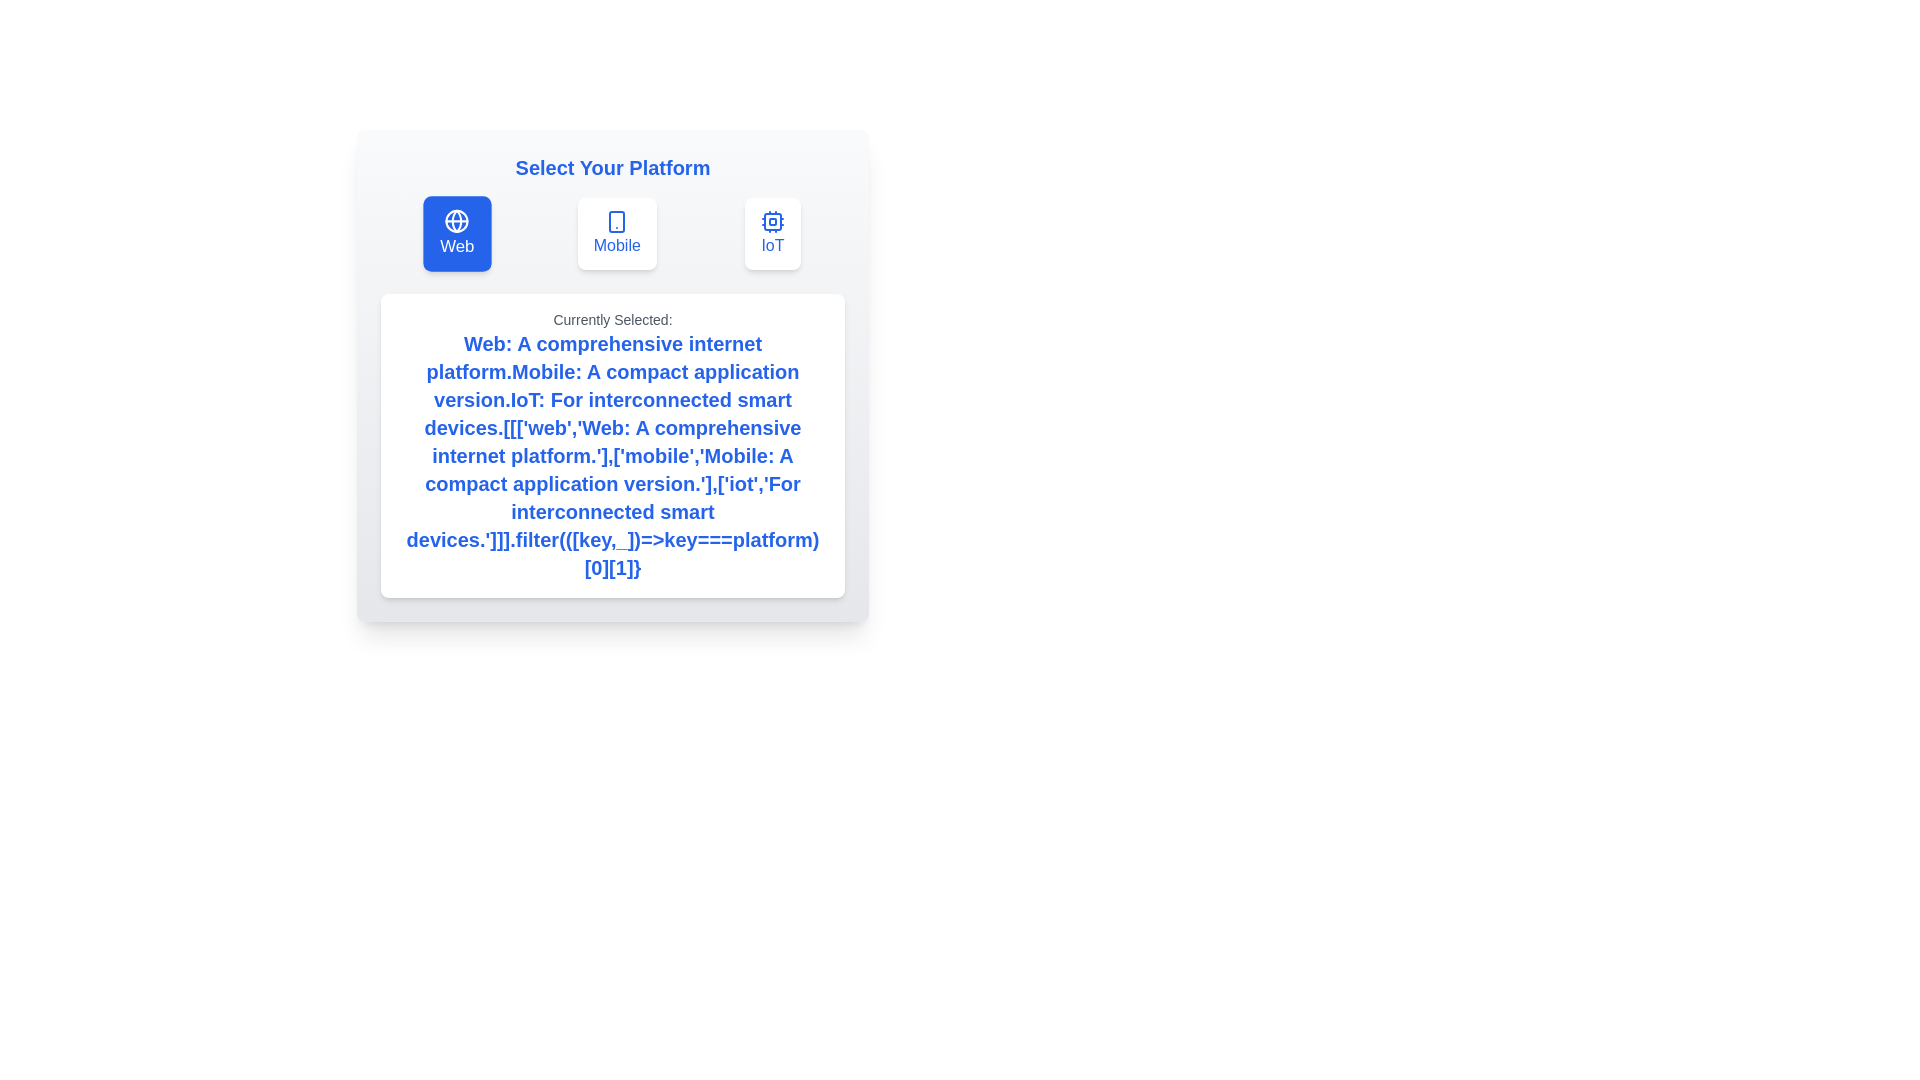 This screenshot has width=1920, height=1080. Describe the element at coordinates (612, 445) in the screenshot. I see `the 'Currently Selected' text section to read its content` at that location.